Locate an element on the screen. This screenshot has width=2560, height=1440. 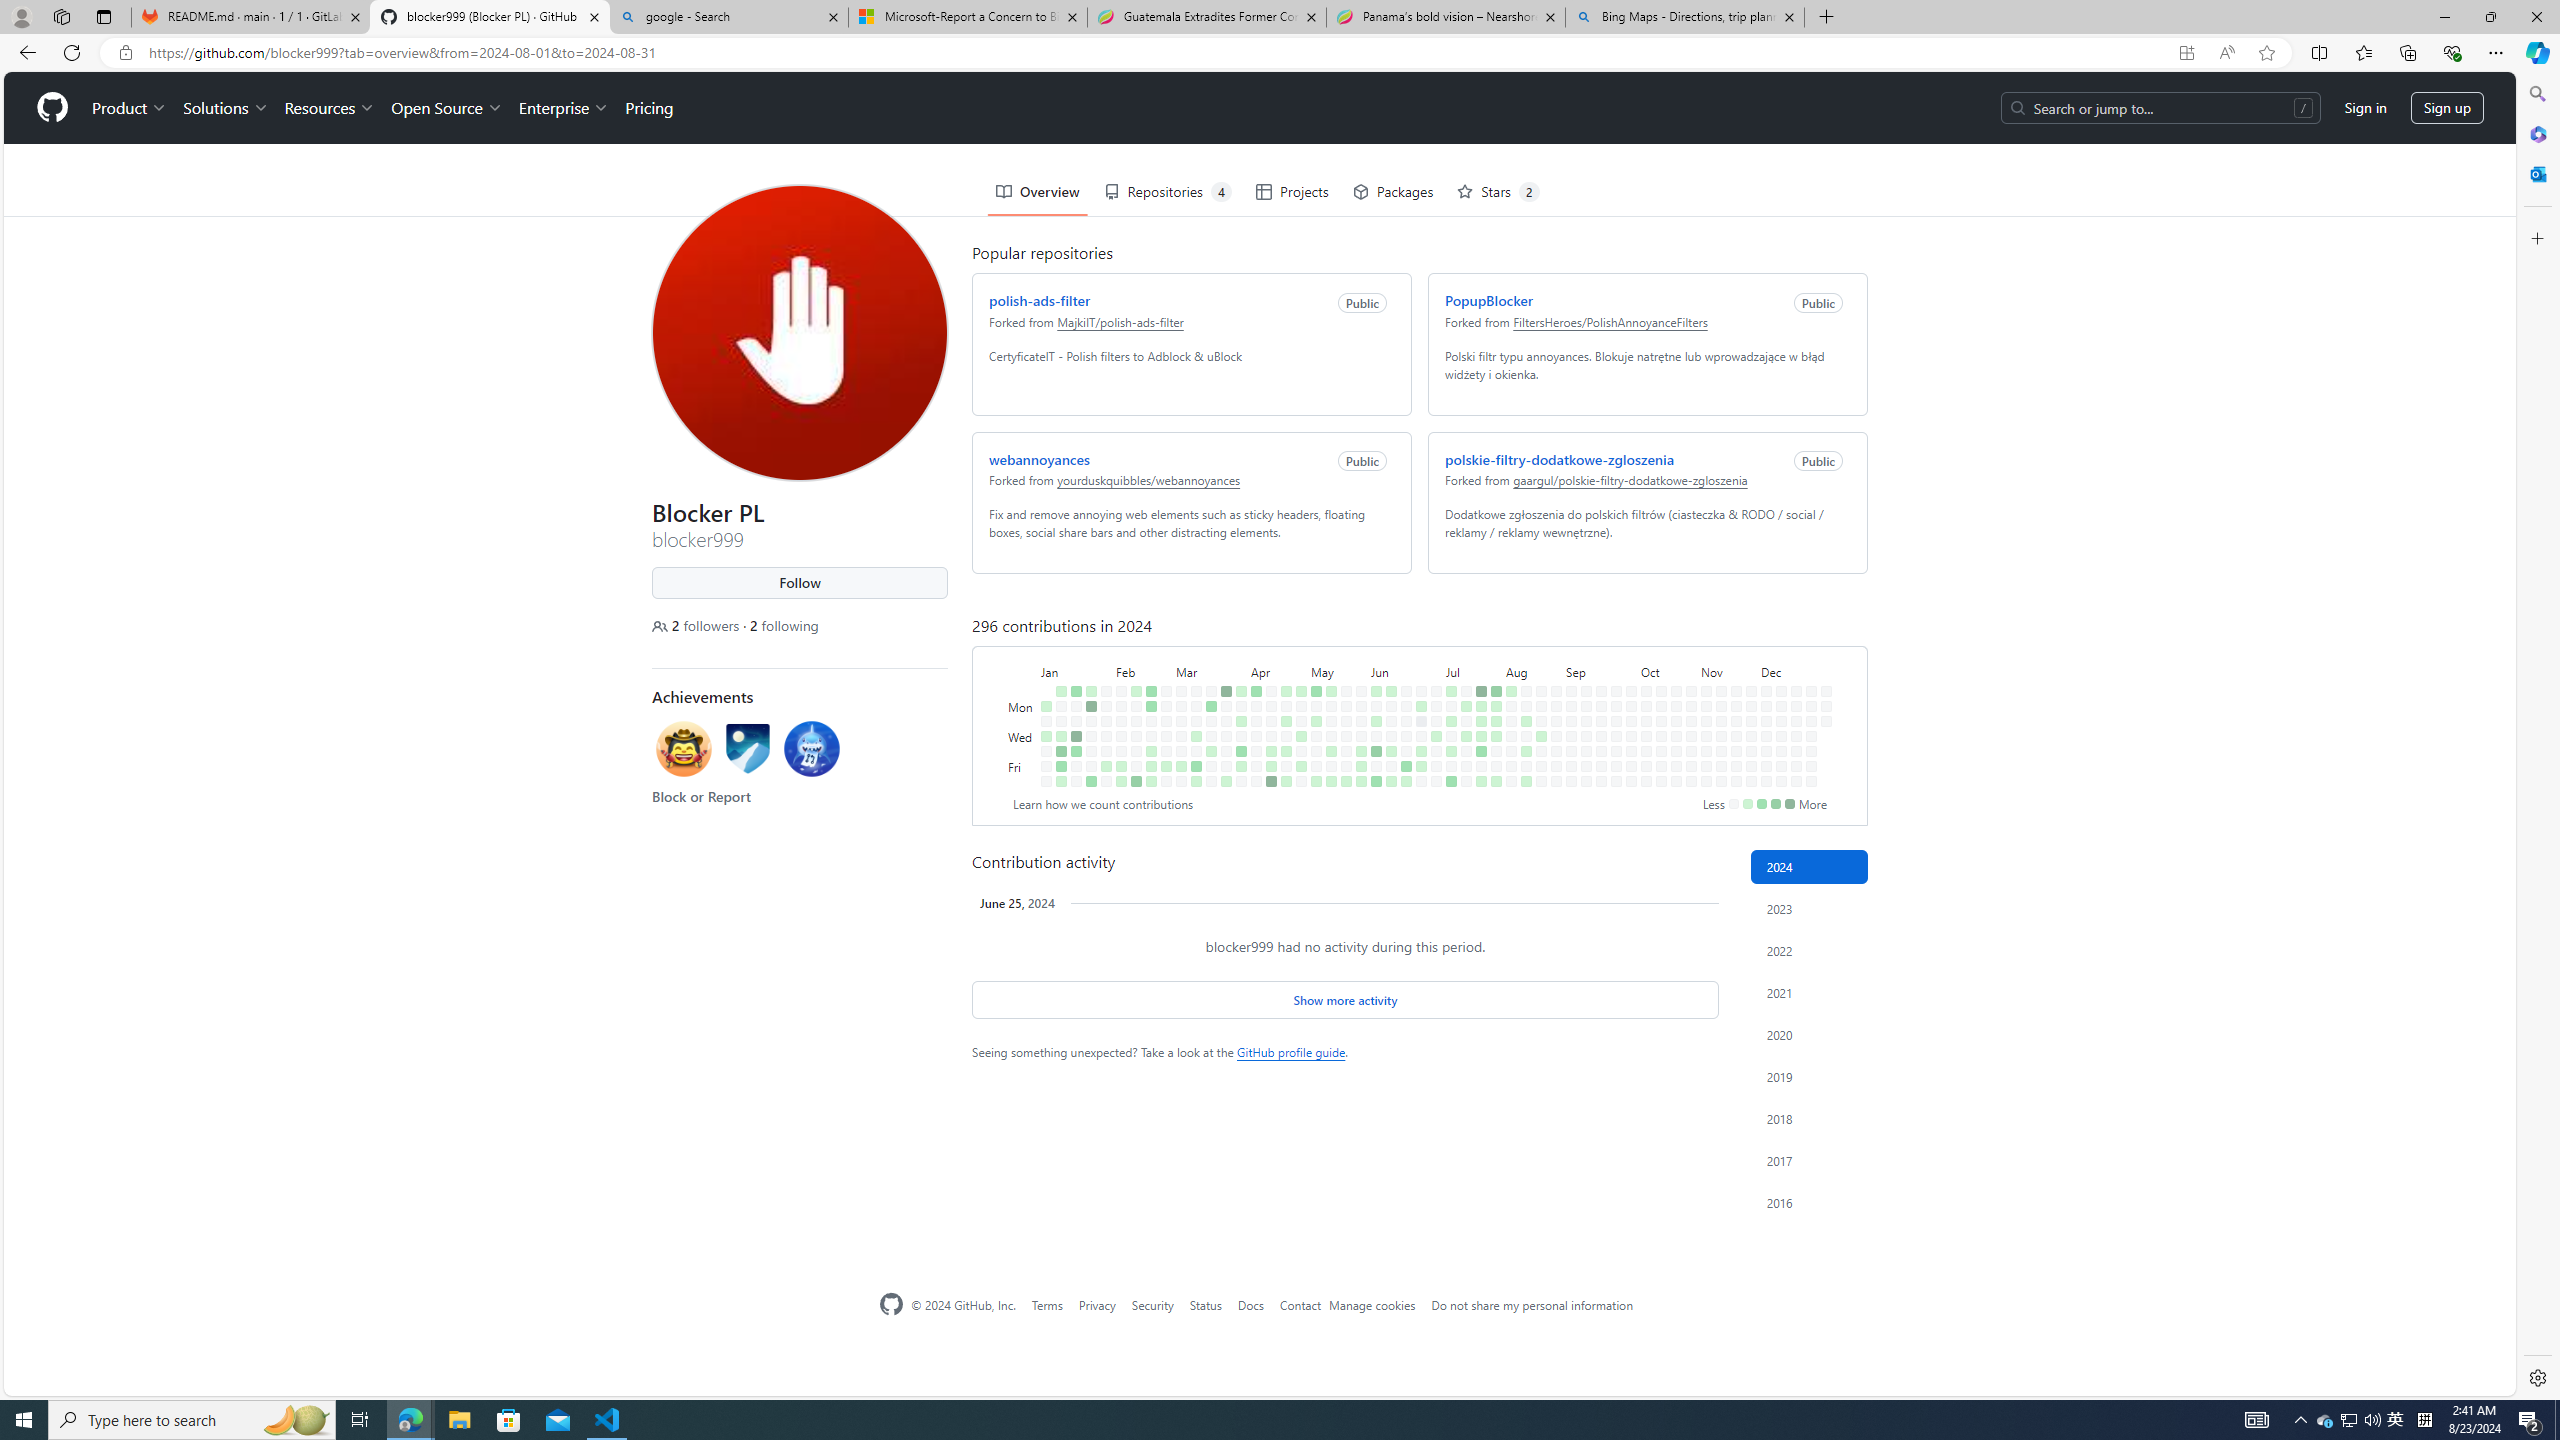
'No contributions on November 29th.' is located at coordinates (1750, 765).